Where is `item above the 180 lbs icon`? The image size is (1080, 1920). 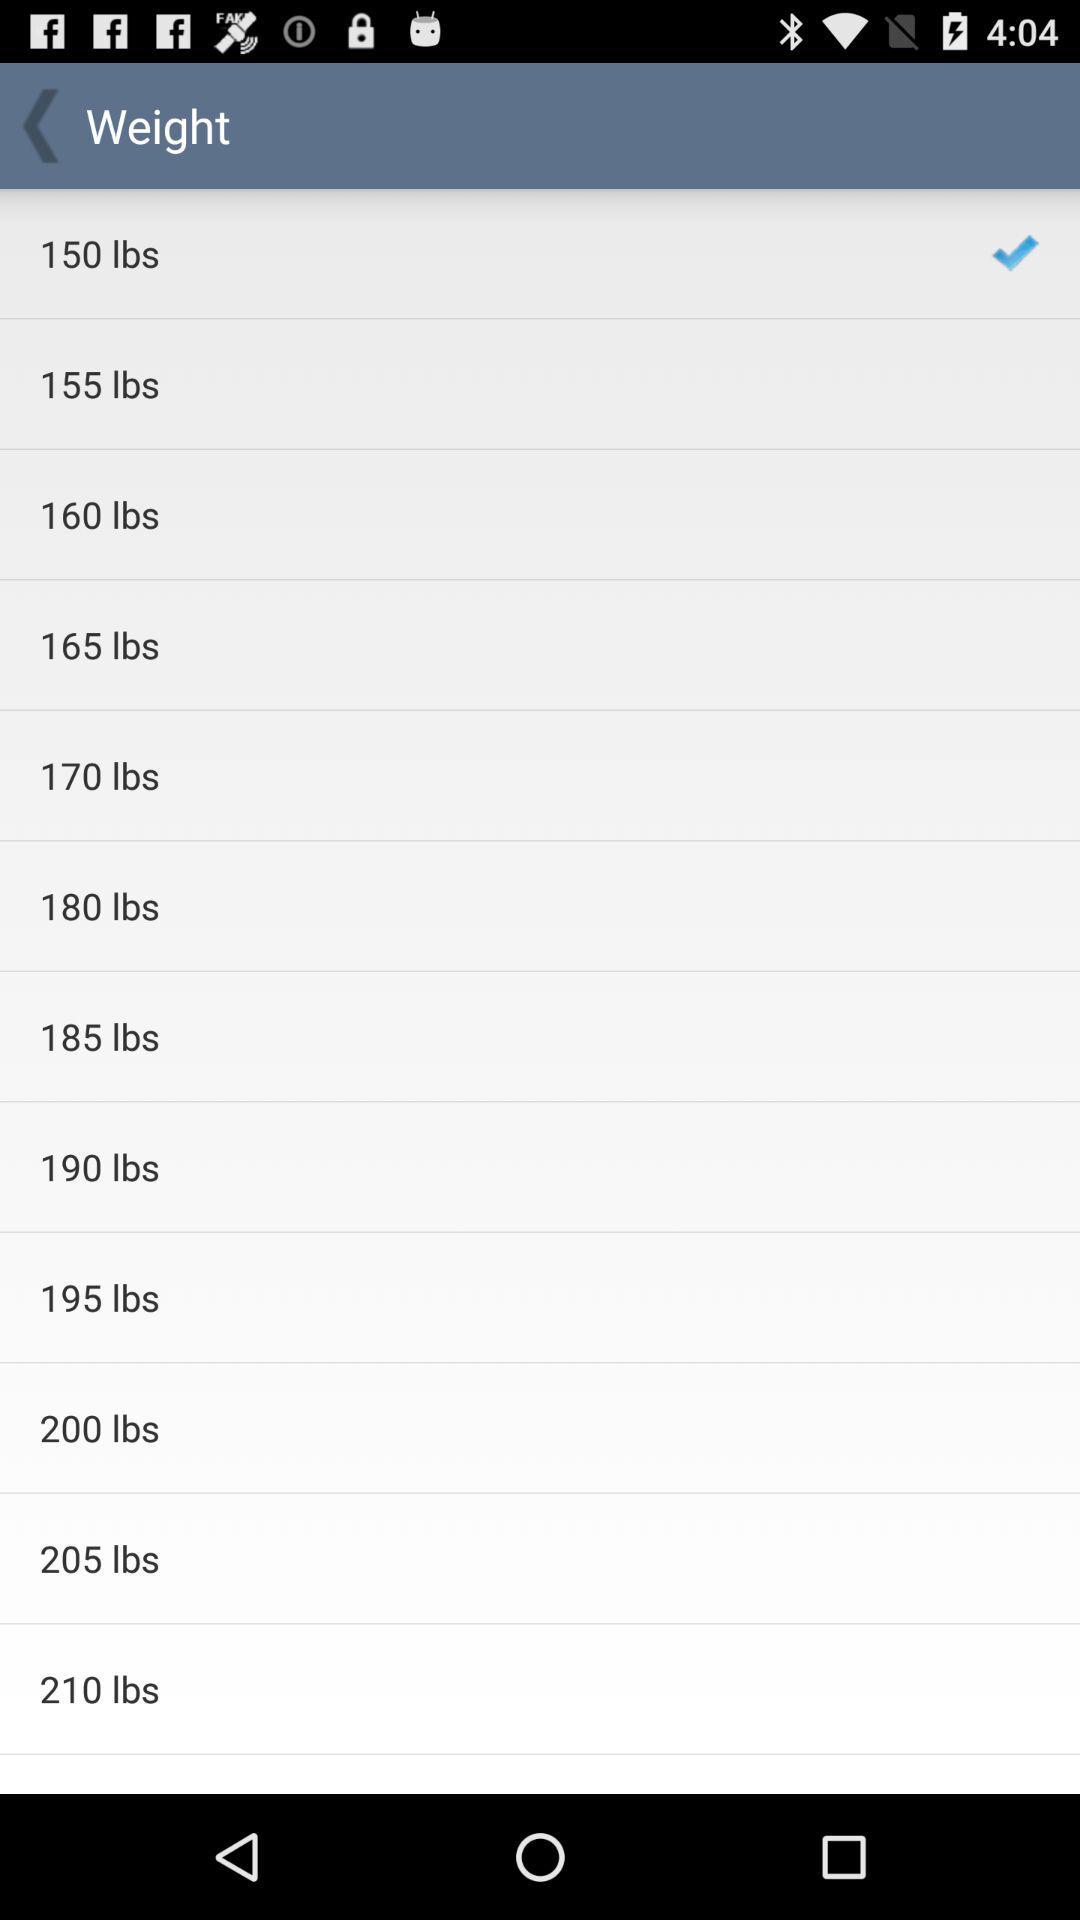 item above the 180 lbs icon is located at coordinates (489, 774).